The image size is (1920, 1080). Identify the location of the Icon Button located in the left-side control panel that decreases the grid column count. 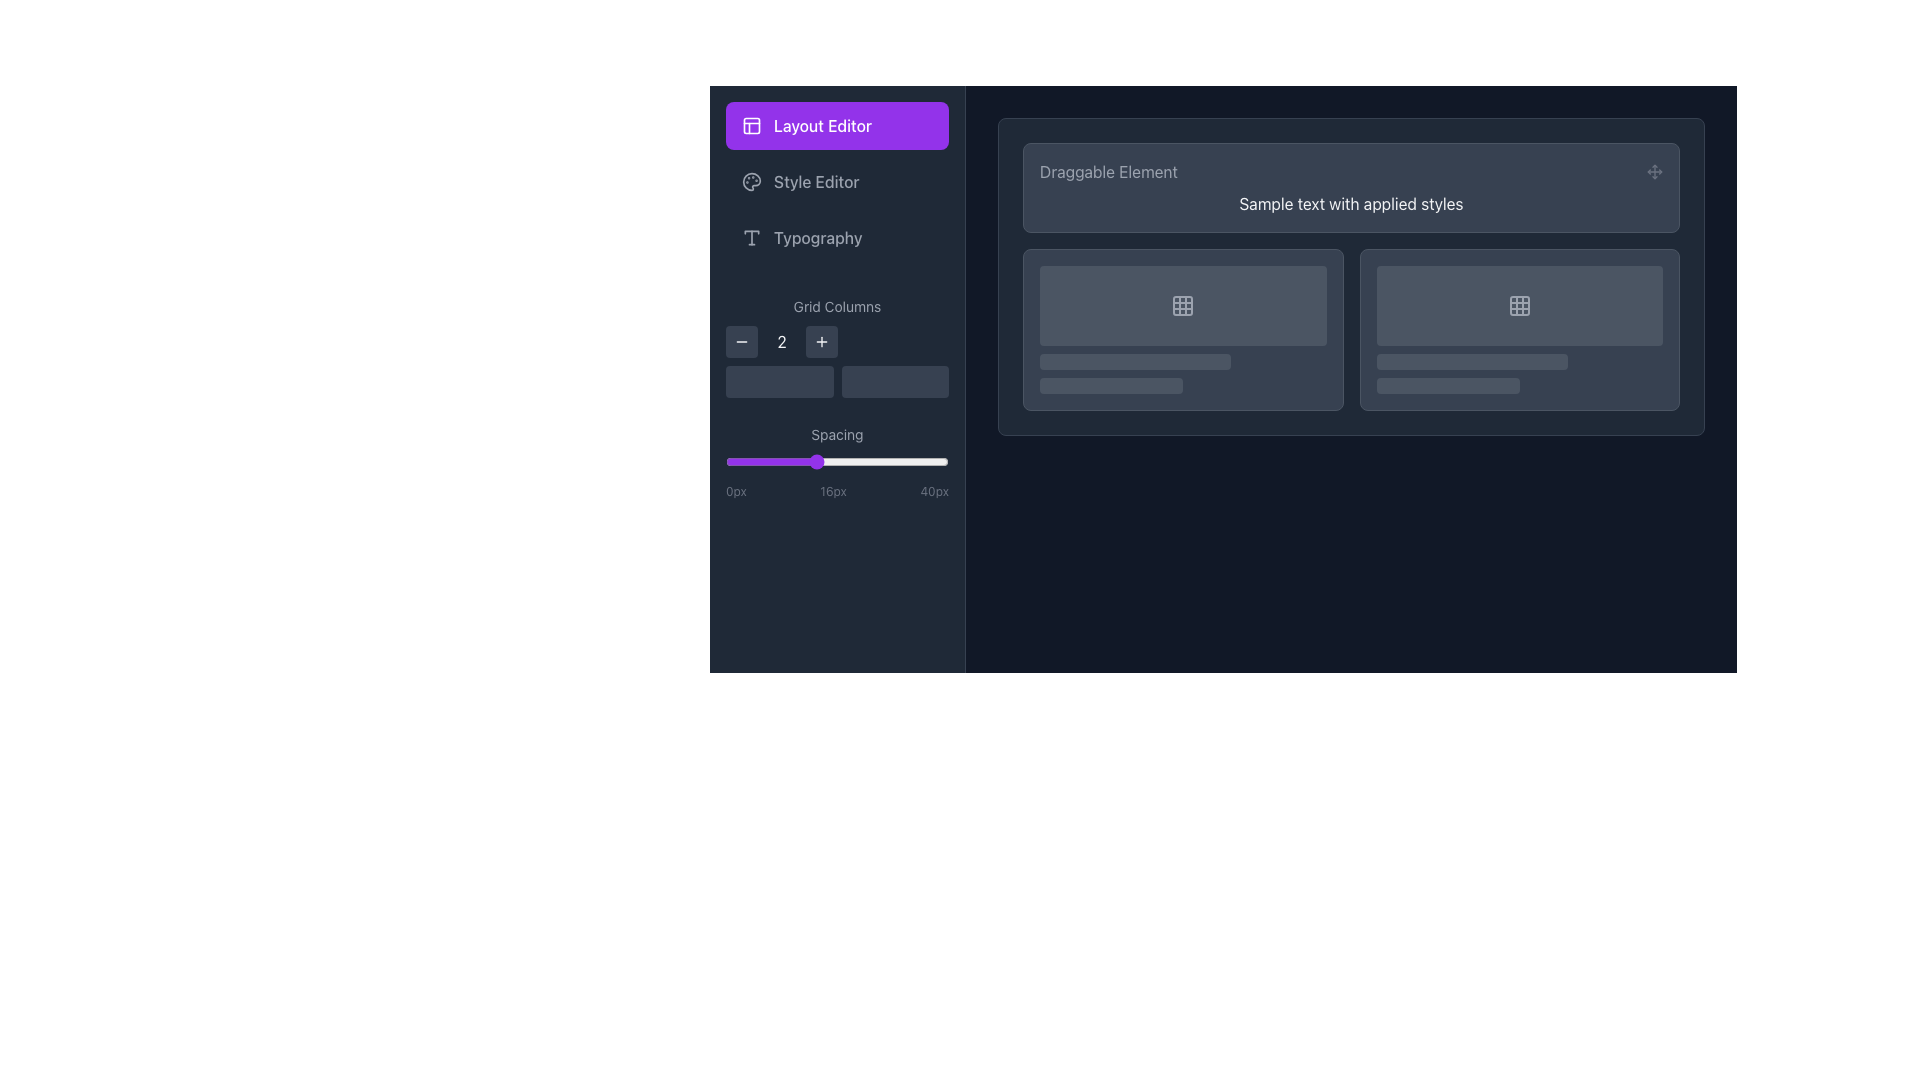
(741, 341).